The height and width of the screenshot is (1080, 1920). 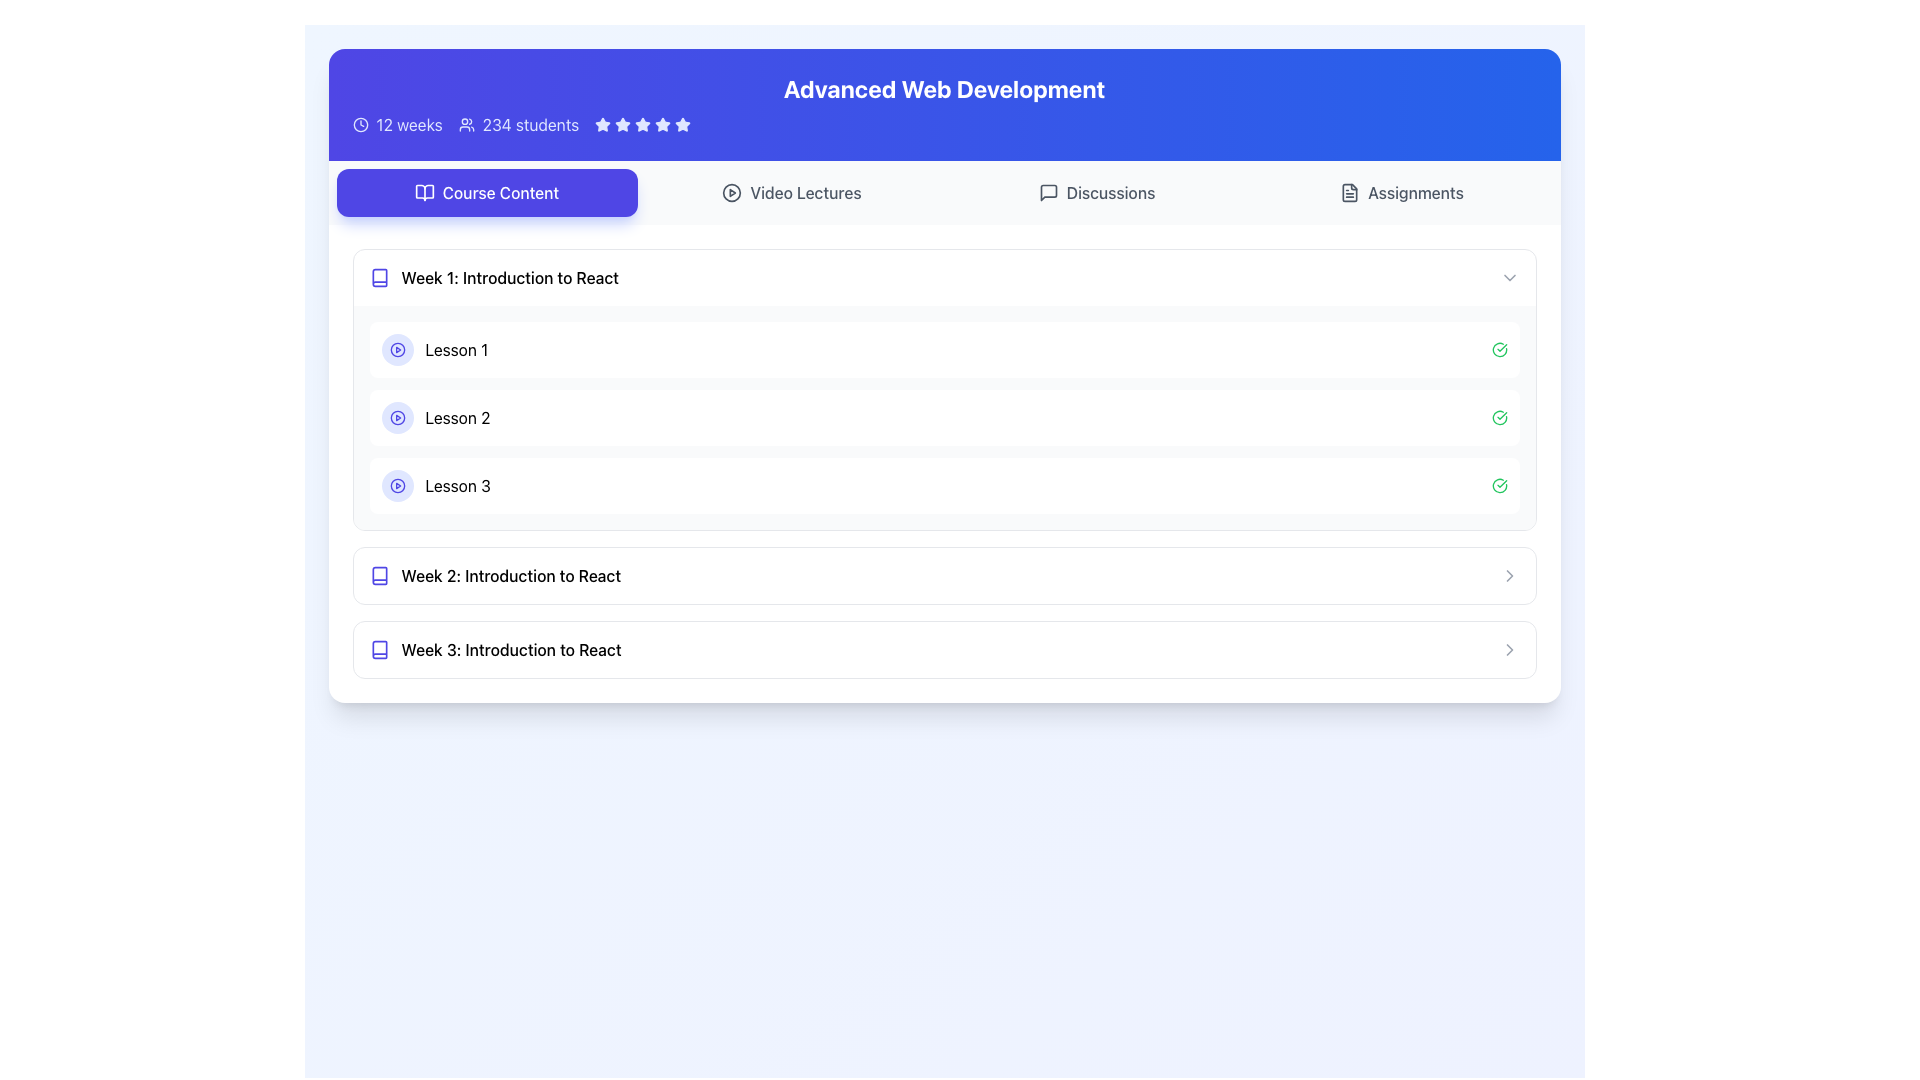 What do you see at coordinates (397, 349) in the screenshot?
I see `the play button for 'Lesson 1' located to the left of the 'Lesson 1' text in the 'Week 1: Introduction to React' section` at bounding box center [397, 349].